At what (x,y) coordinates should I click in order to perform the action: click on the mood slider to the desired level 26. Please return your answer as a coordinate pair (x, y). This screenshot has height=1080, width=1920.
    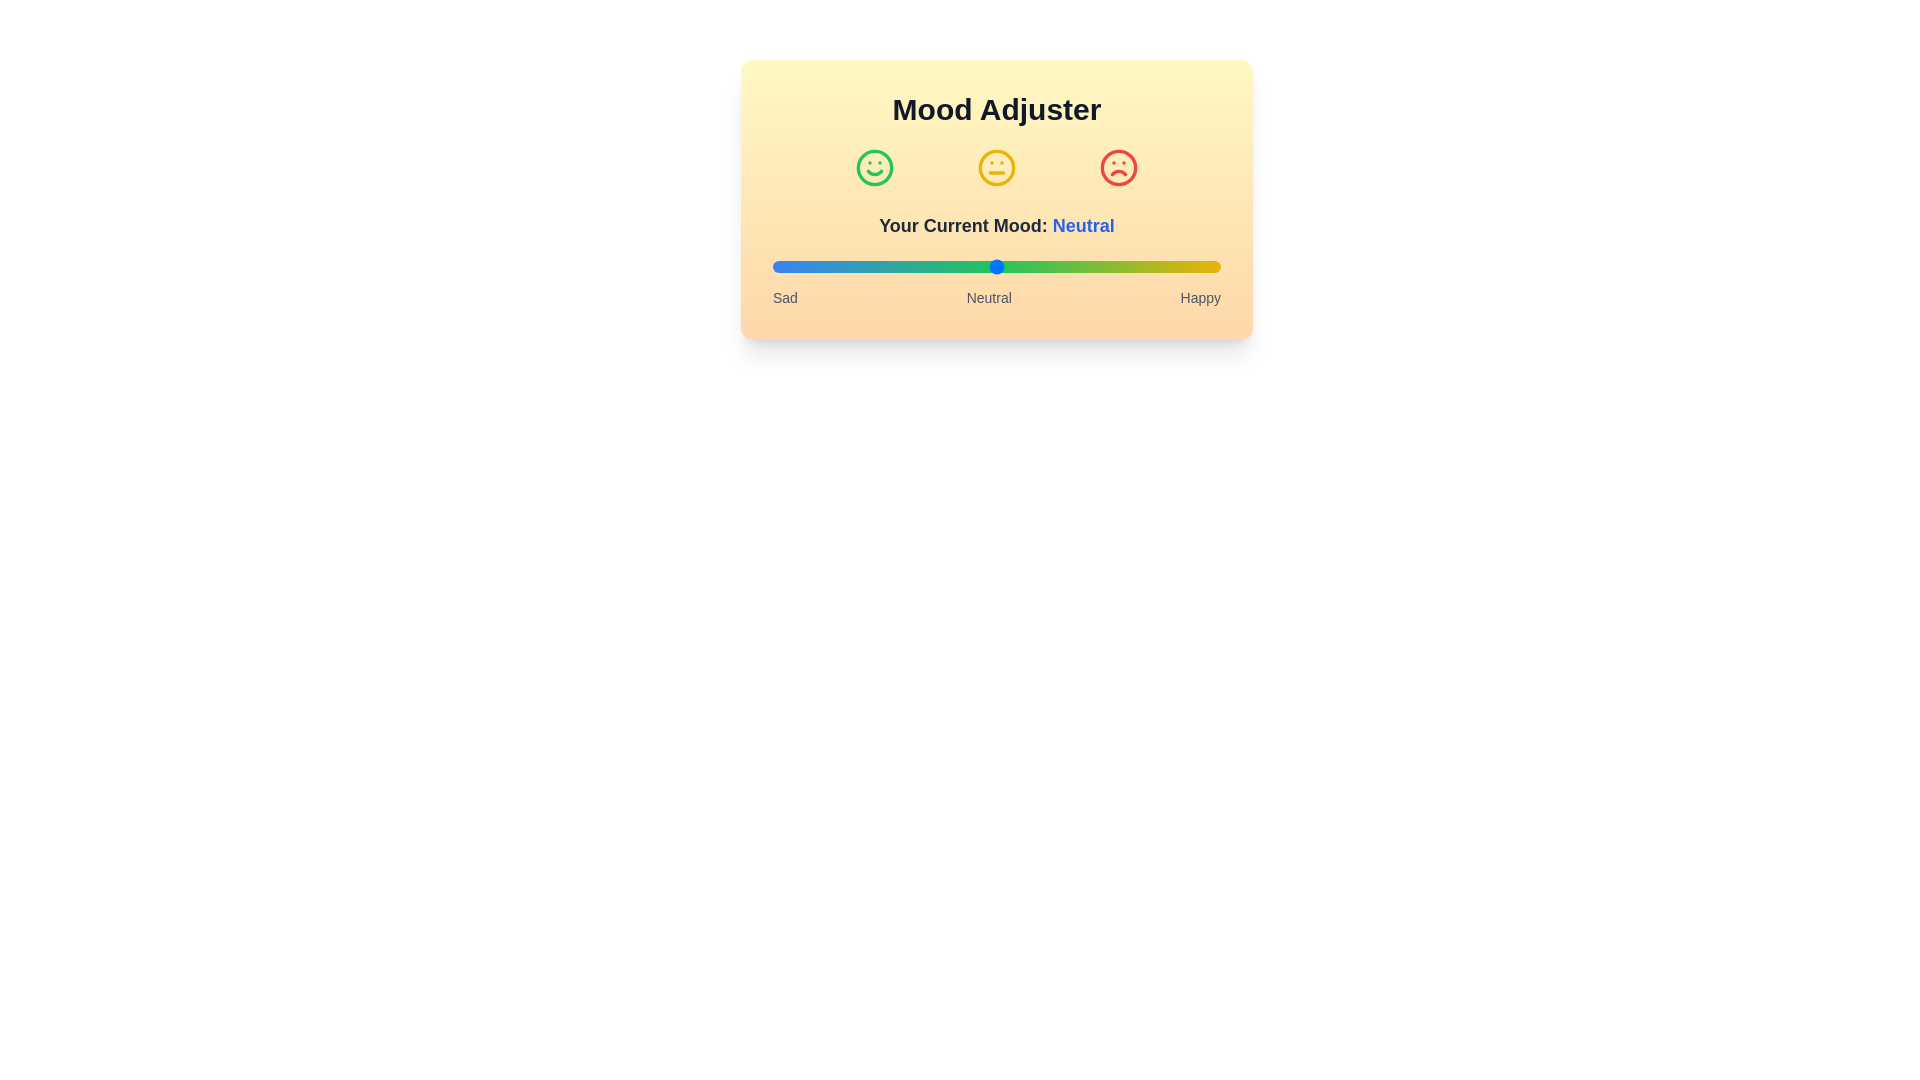
    Looking at the image, I should click on (888, 265).